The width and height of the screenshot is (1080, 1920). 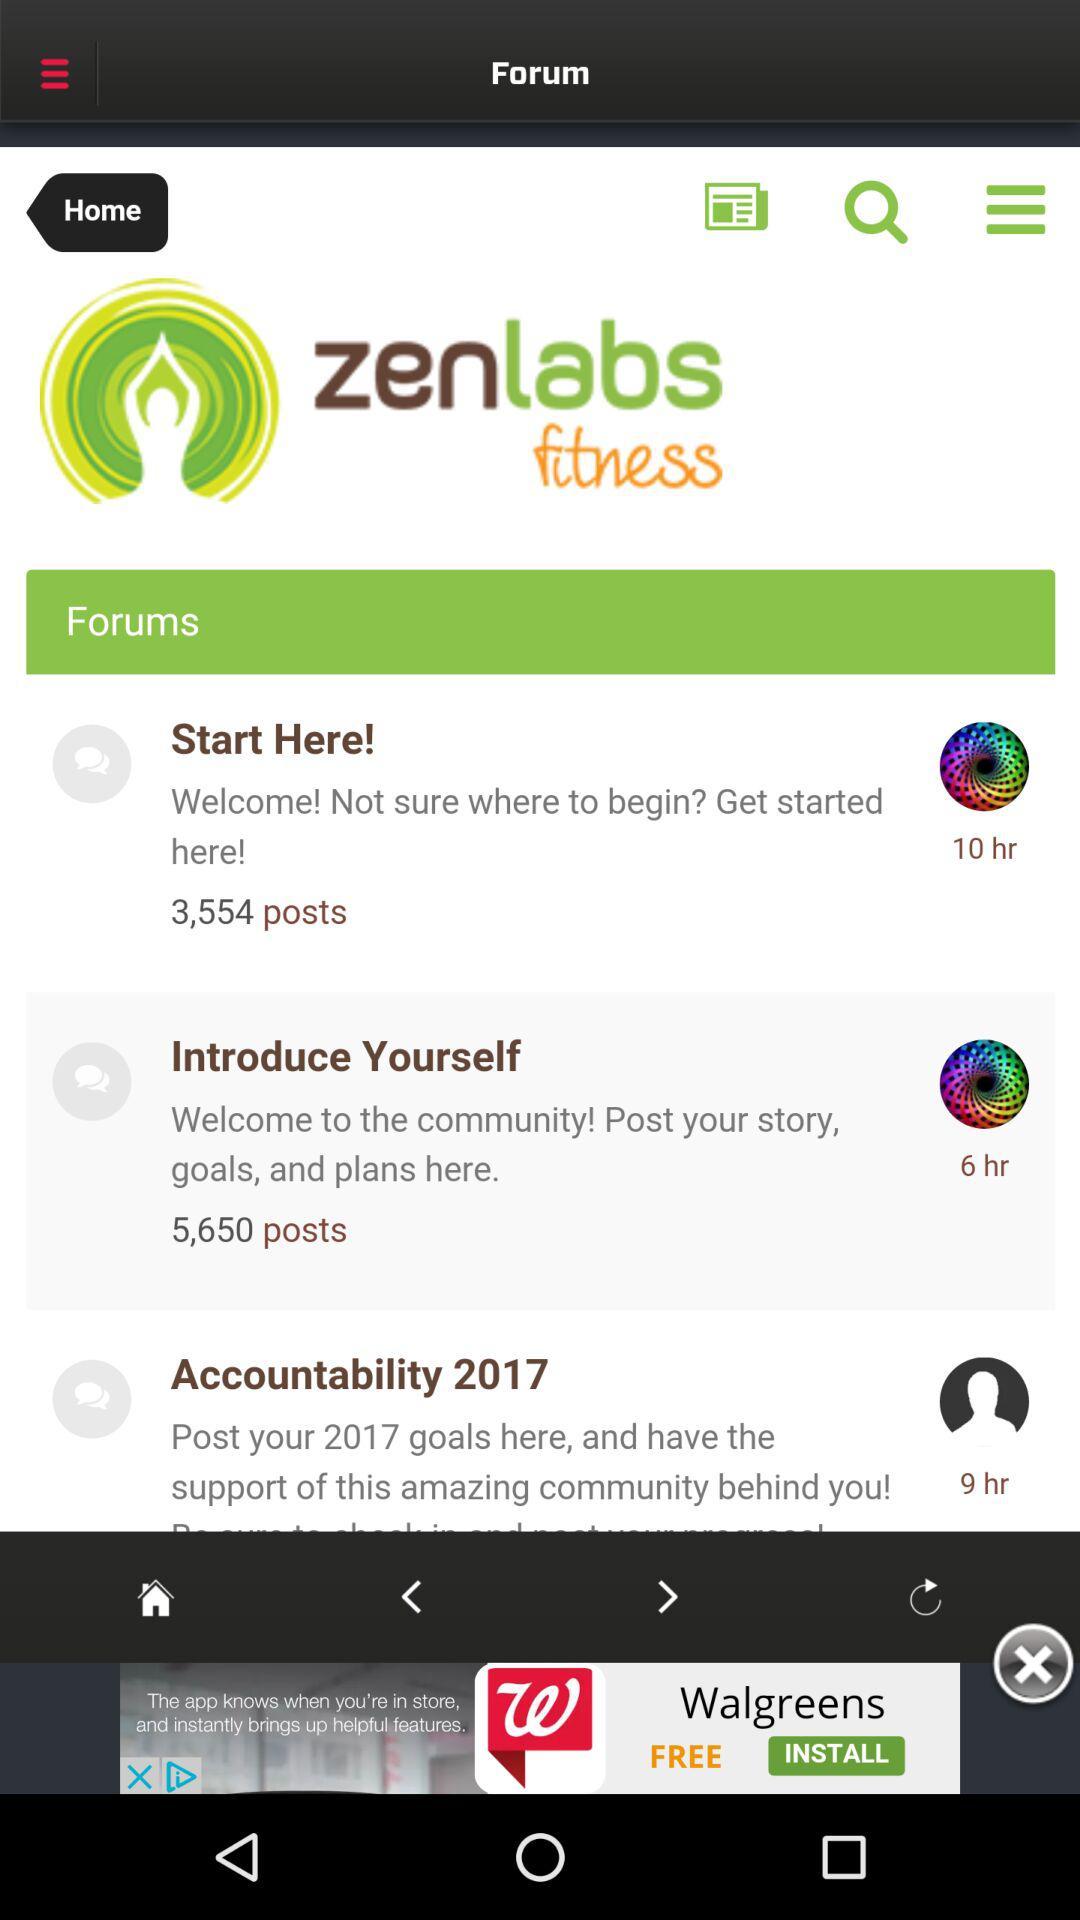 What do you see at coordinates (1032, 1667) in the screenshot?
I see `the close icon` at bounding box center [1032, 1667].